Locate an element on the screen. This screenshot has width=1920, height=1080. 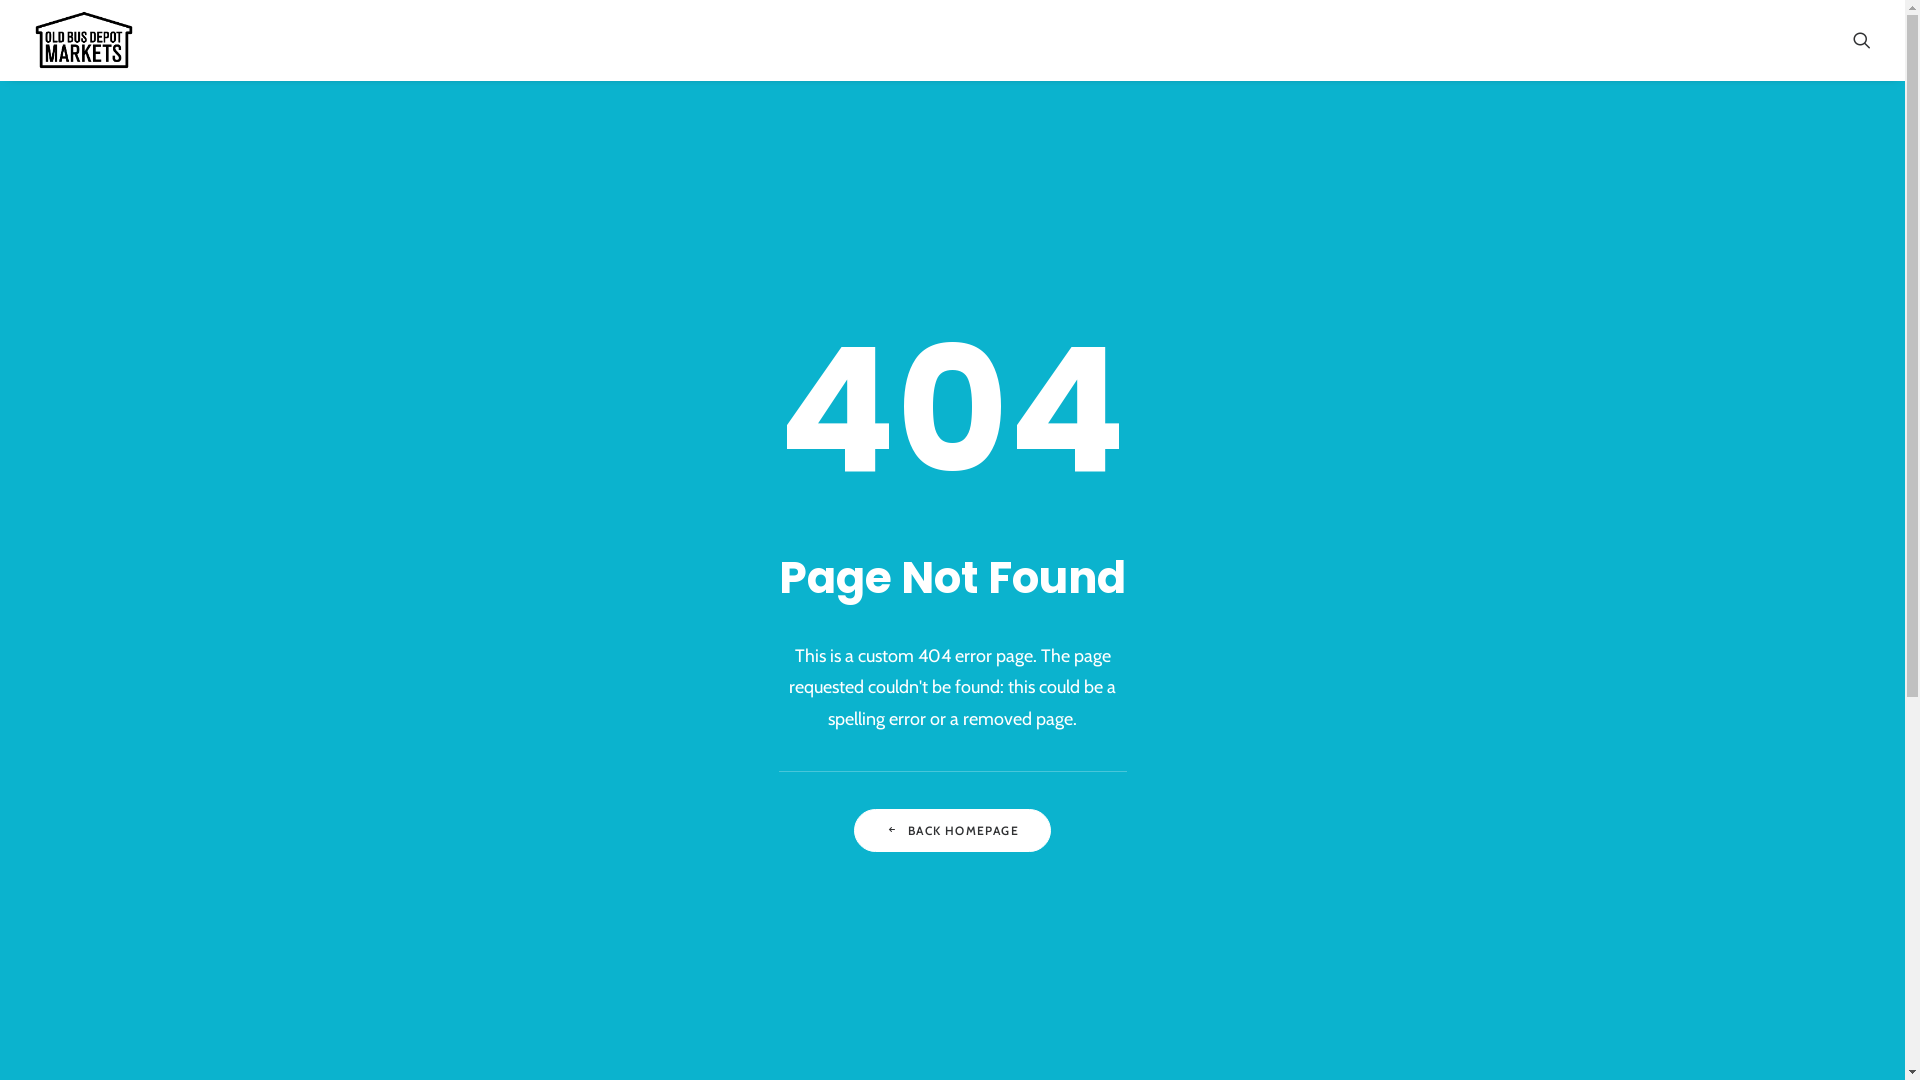
'BACK HOMEPAGE' is located at coordinates (951, 830).